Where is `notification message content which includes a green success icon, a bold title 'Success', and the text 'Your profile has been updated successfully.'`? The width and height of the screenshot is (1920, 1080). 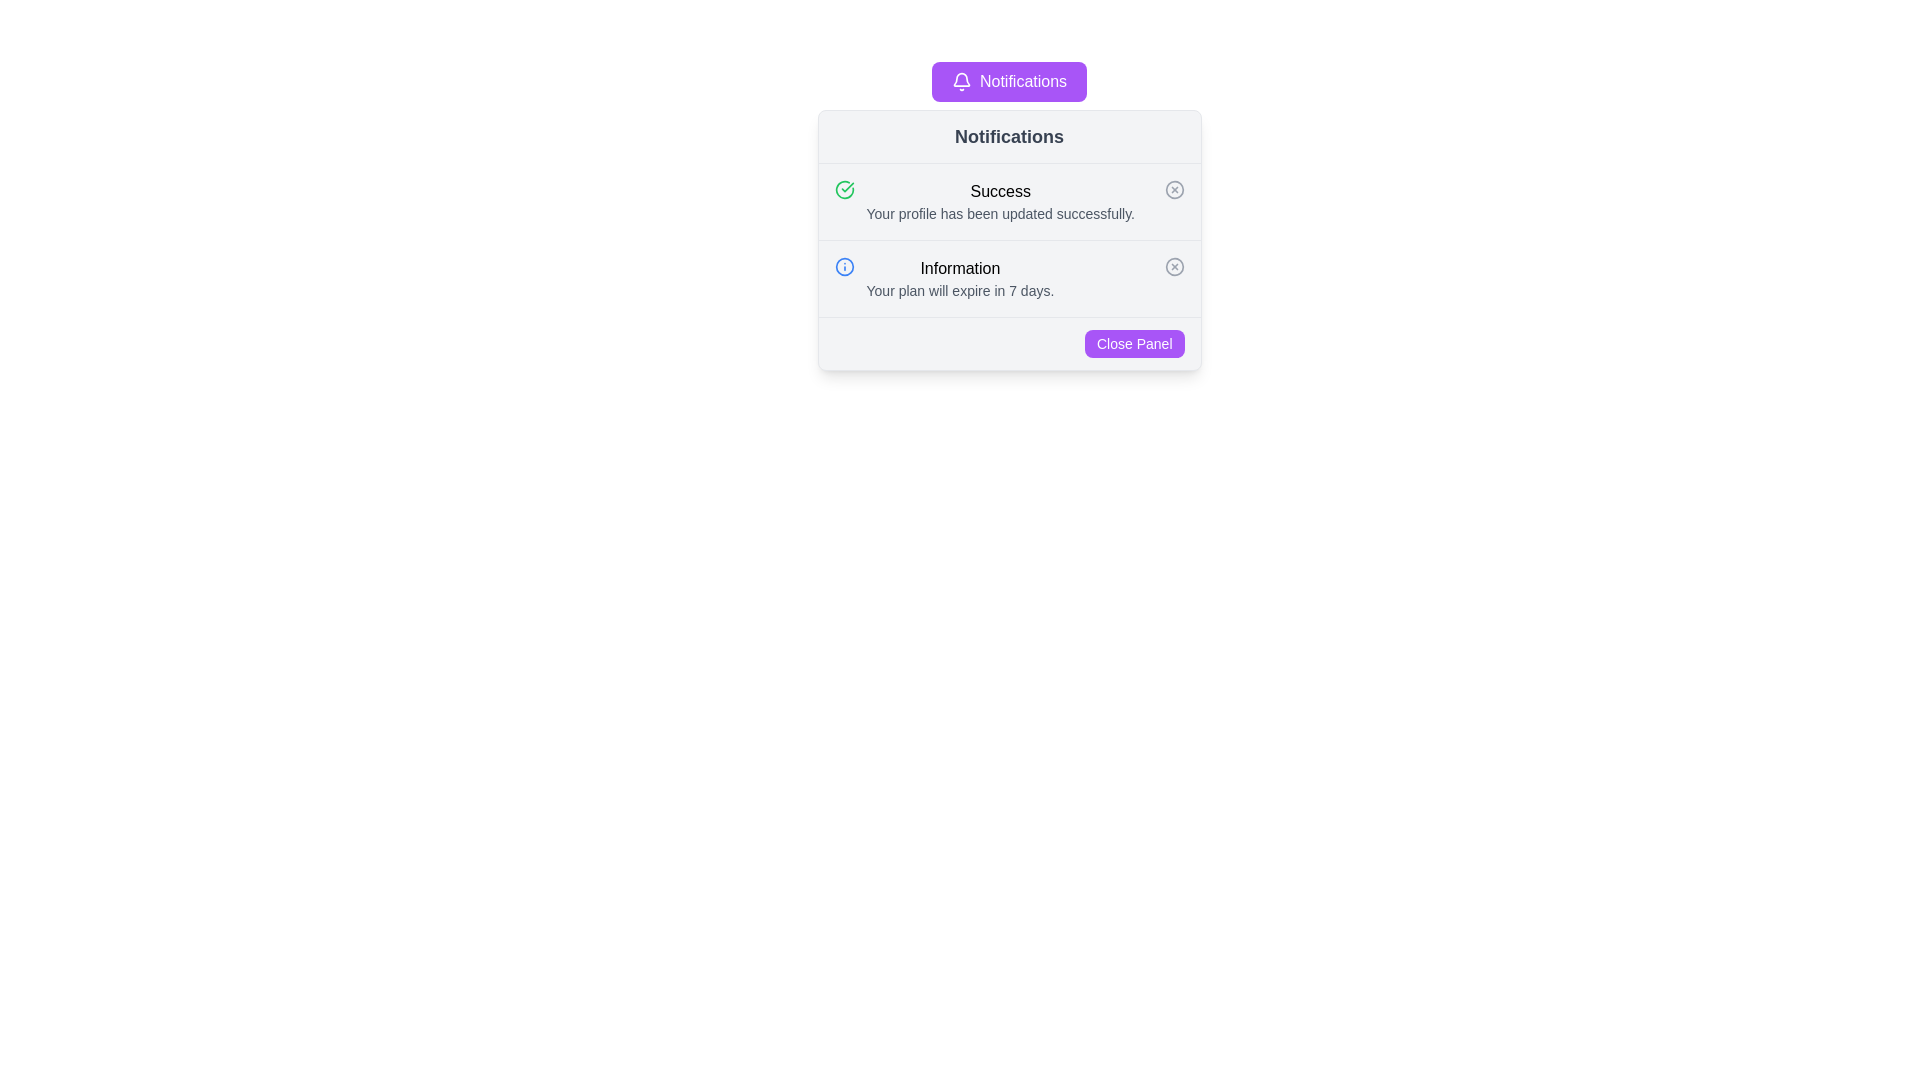
notification message content which includes a green success icon, a bold title 'Success', and the text 'Your profile has been updated successfully.' is located at coordinates (1009, 201).